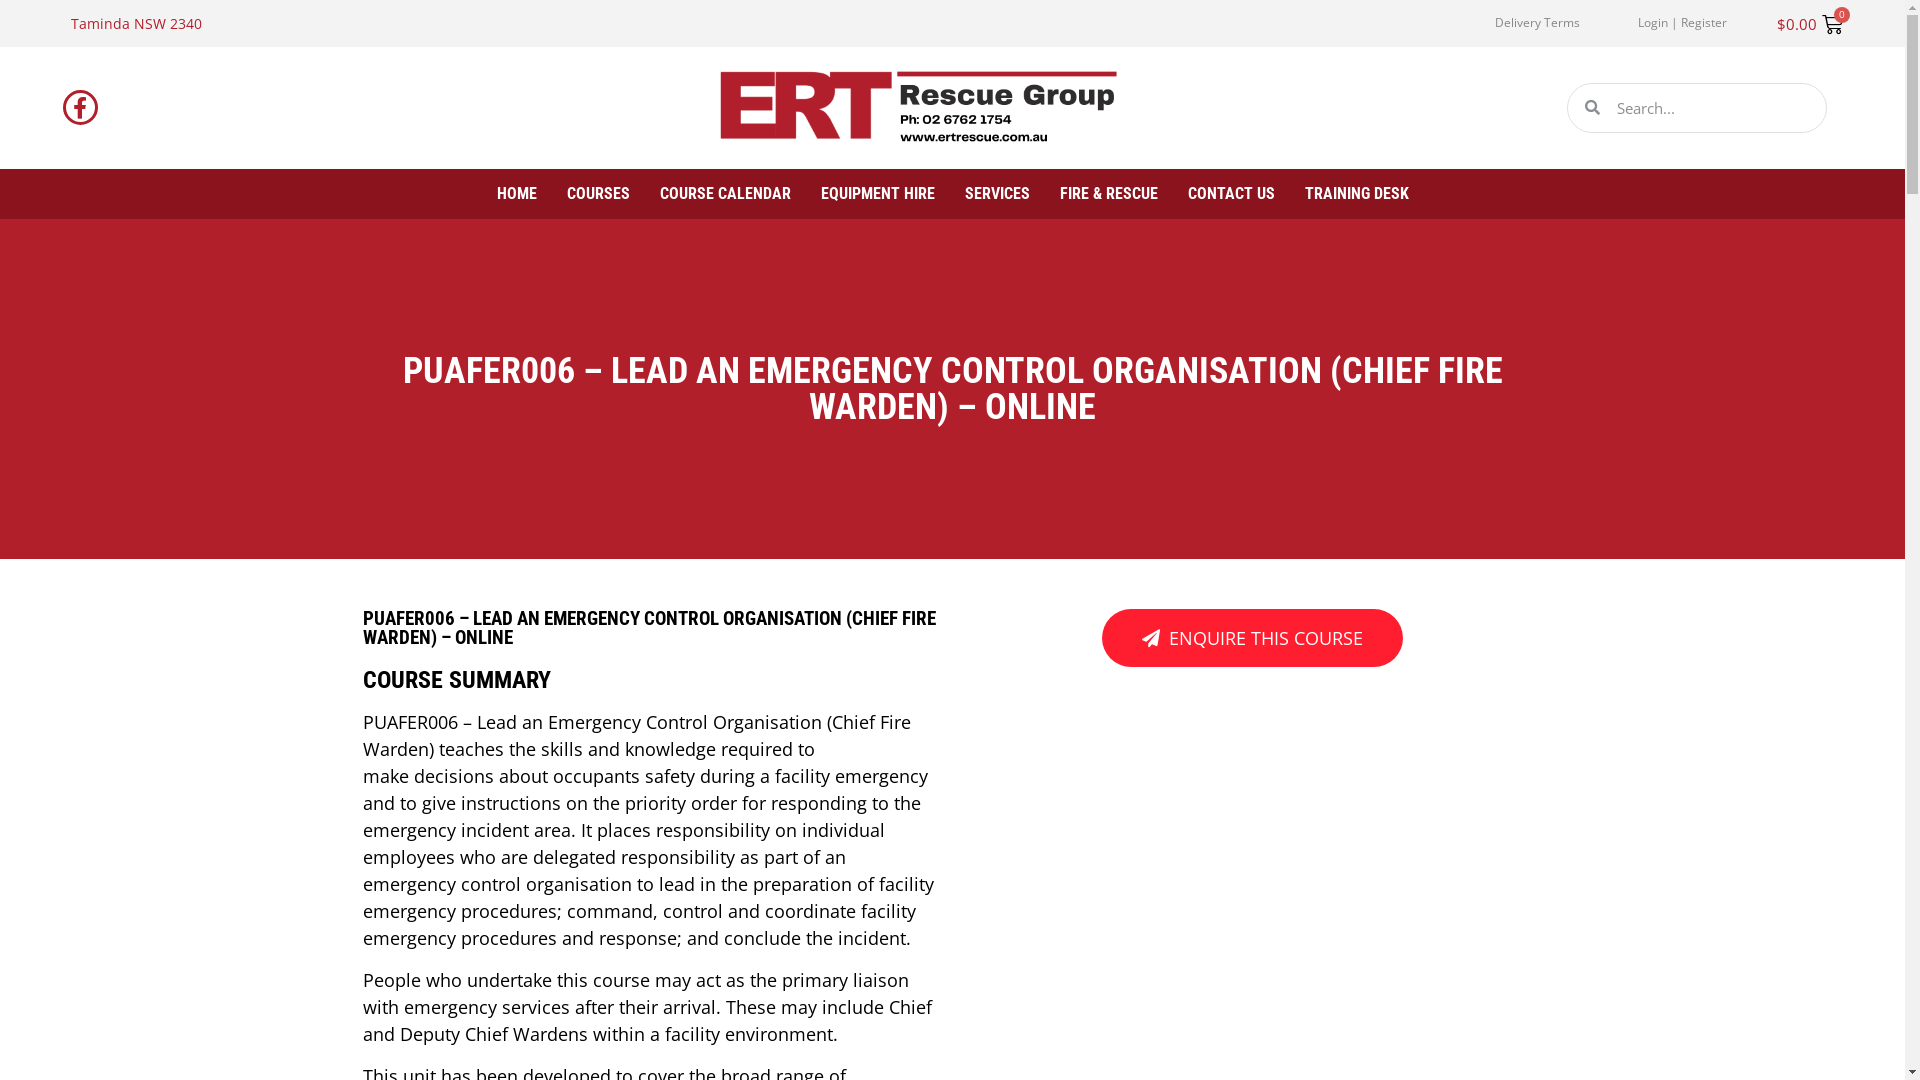 This screenshot has width=1920, height=1080. Describe the element at coordinates (134, 23) in the screenshot. I see `'Taminda NSW 2340'` at that location.